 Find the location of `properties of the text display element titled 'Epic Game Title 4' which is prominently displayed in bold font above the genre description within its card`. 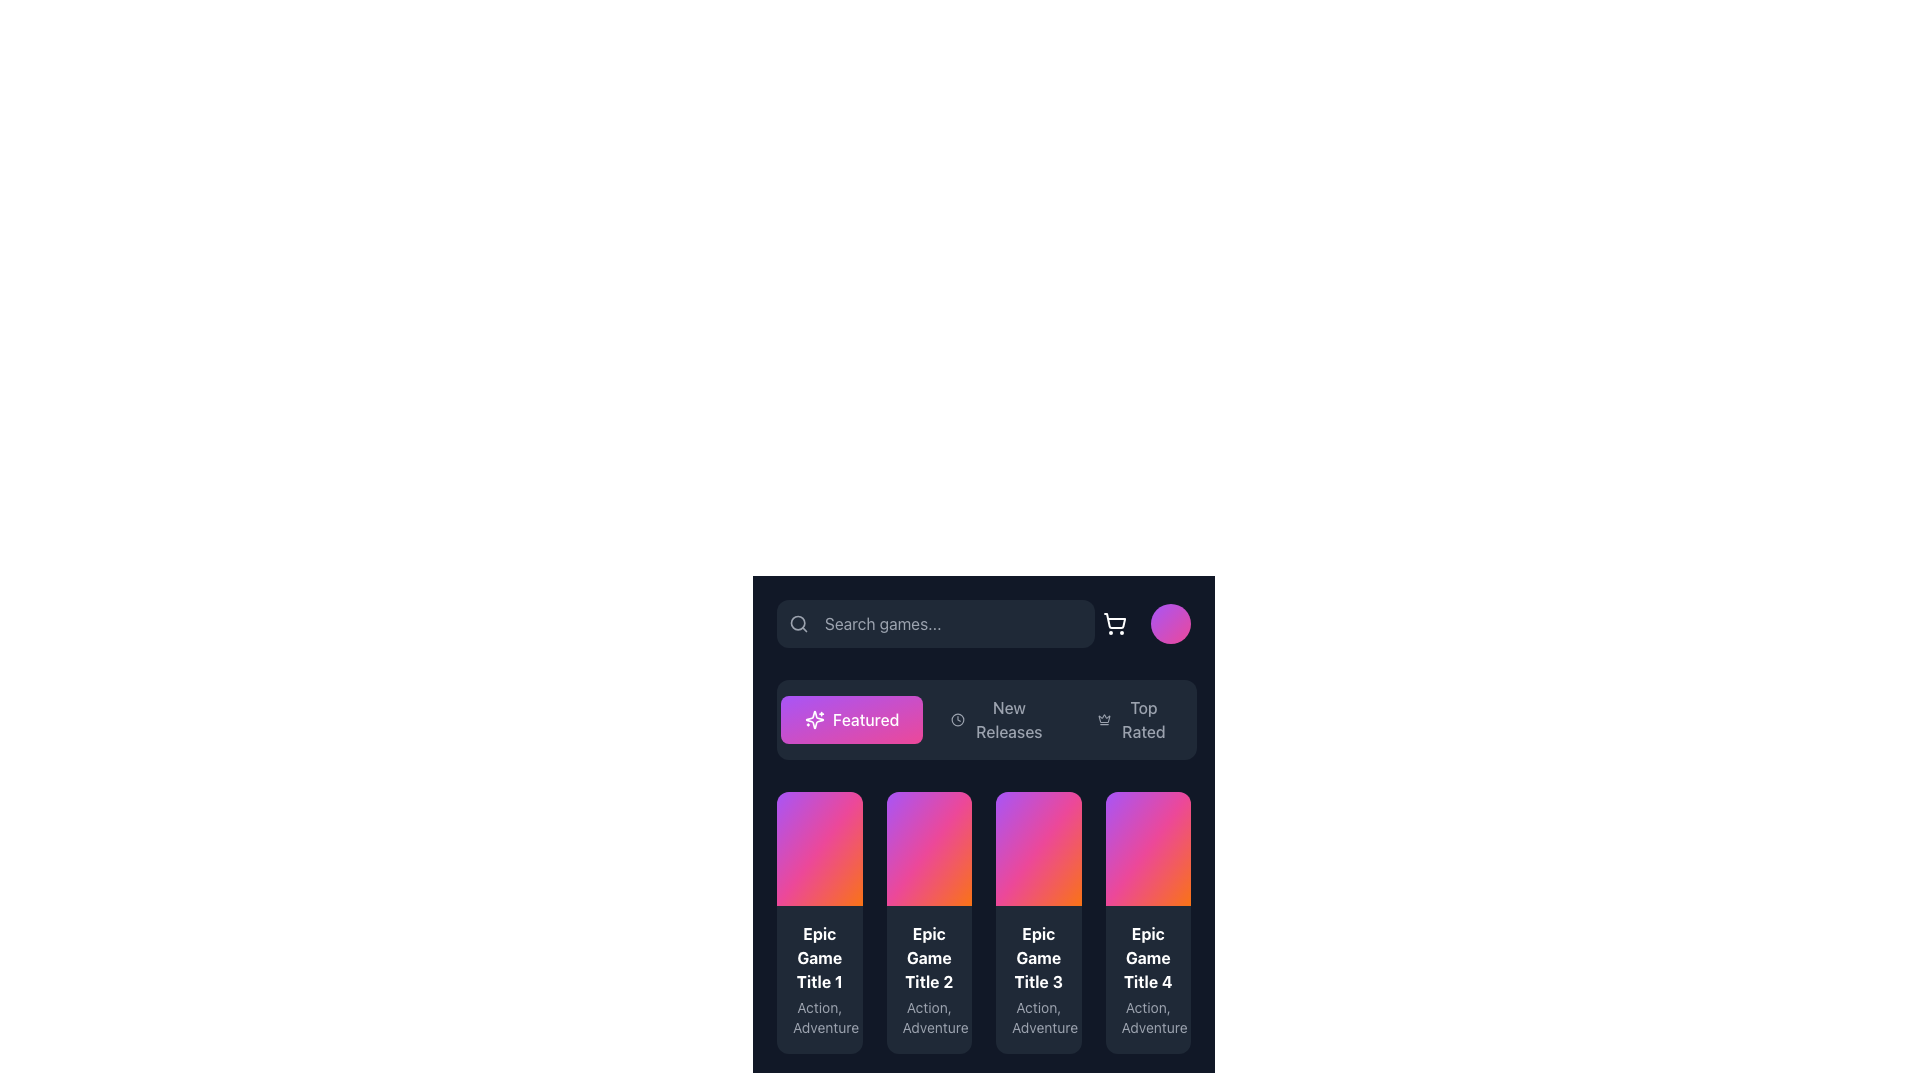

properties of the text display element titled 'Epic Game Title 4' which is prominently displayed in bold font above the genre description within its card is located at coordinates (1148, 881).